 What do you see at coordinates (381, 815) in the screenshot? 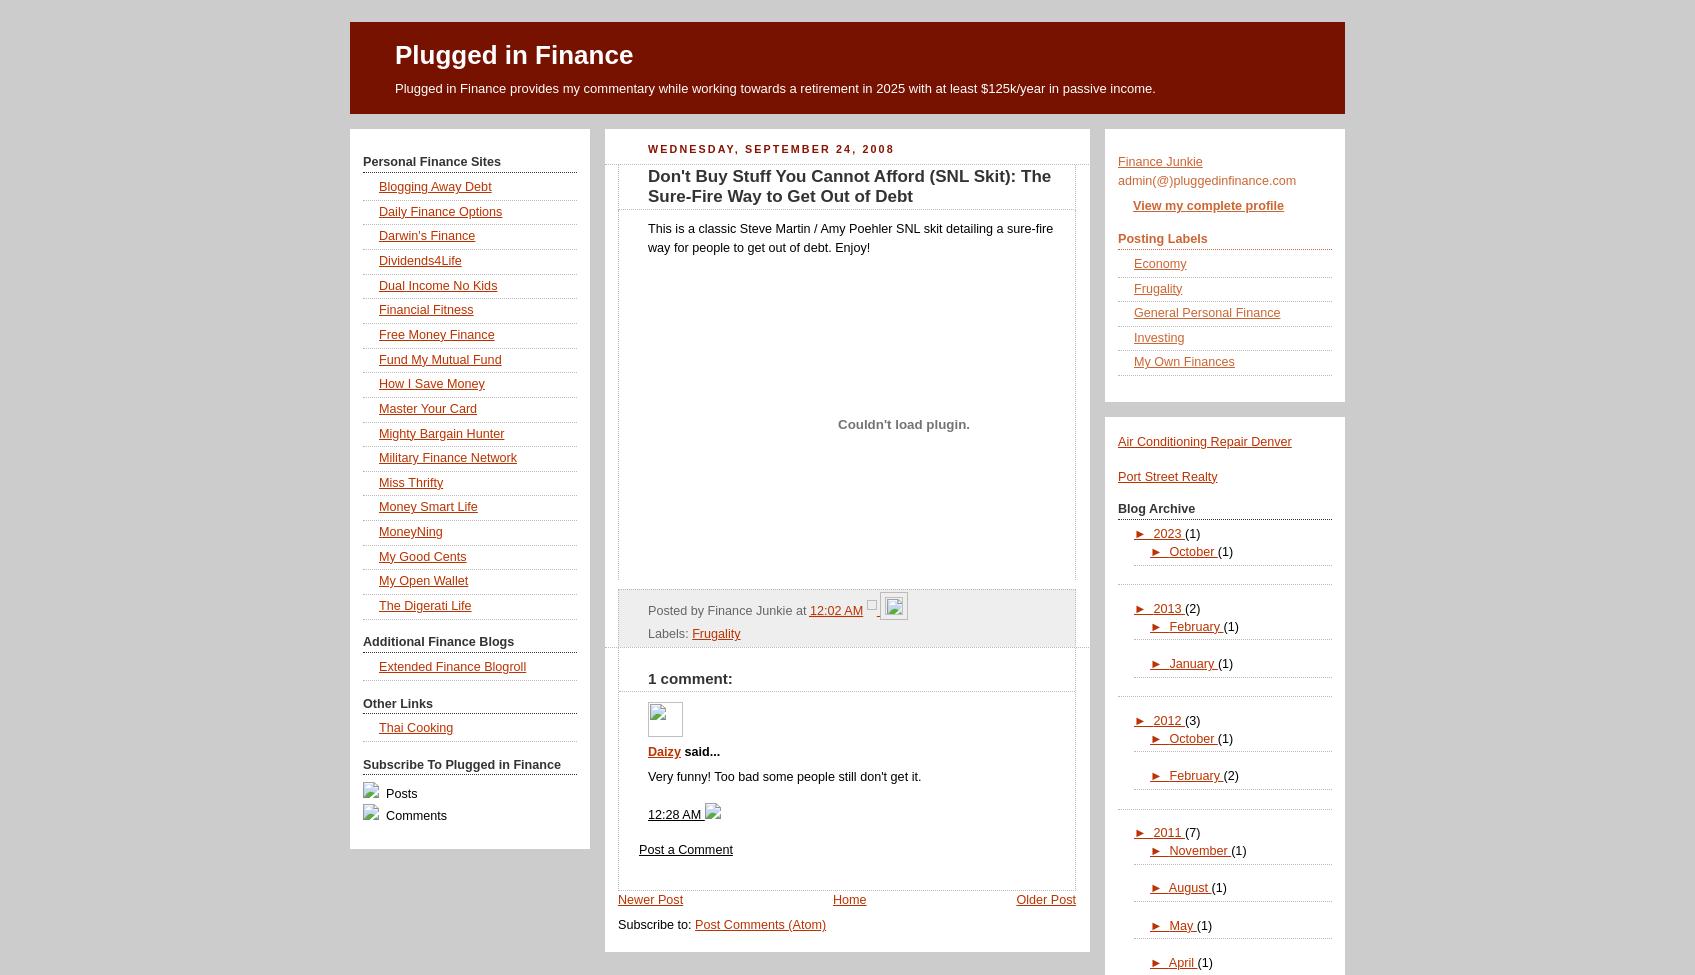
I see `'Comments'` at bounding box center [381, 815].